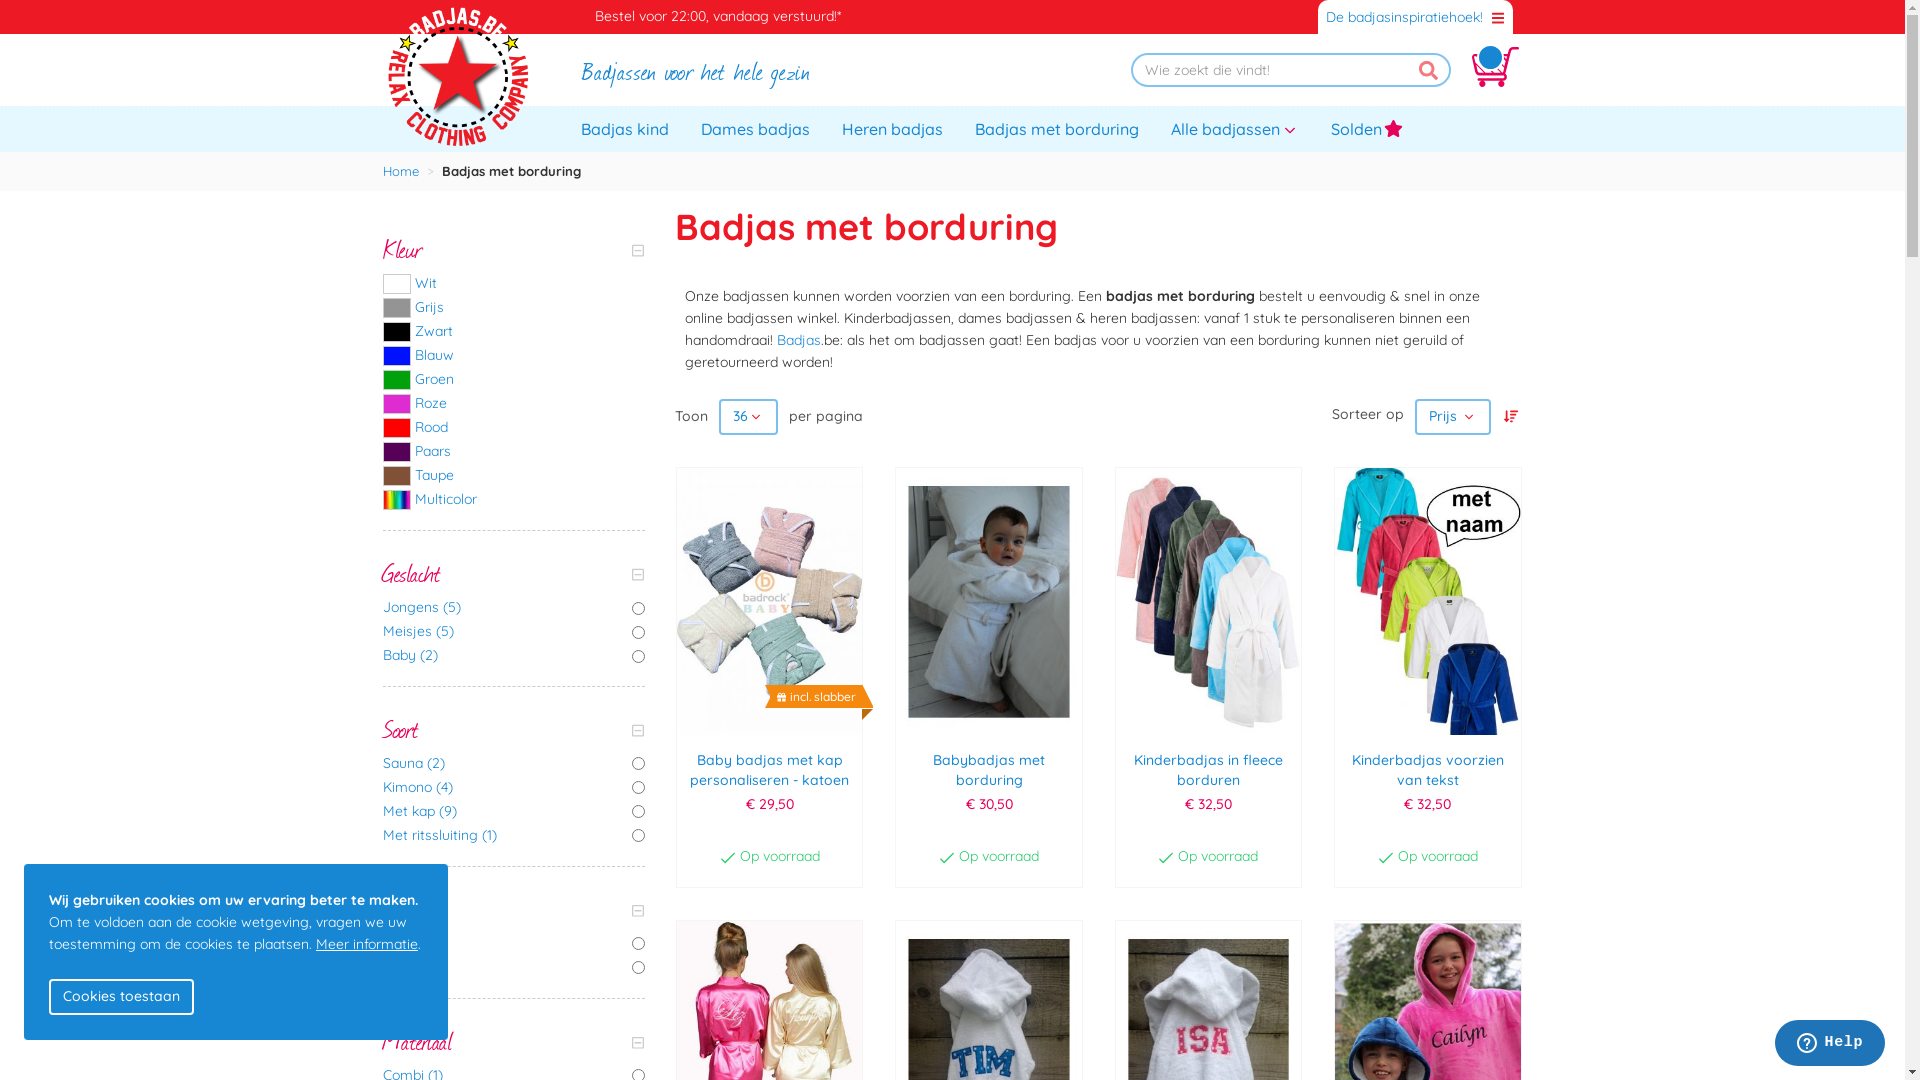 The width and height of the screenshot is (1920, 1080). Describe the element at coordinates (120, 996) in the screenshot. I see `'Cookies toestaan'` at that location.